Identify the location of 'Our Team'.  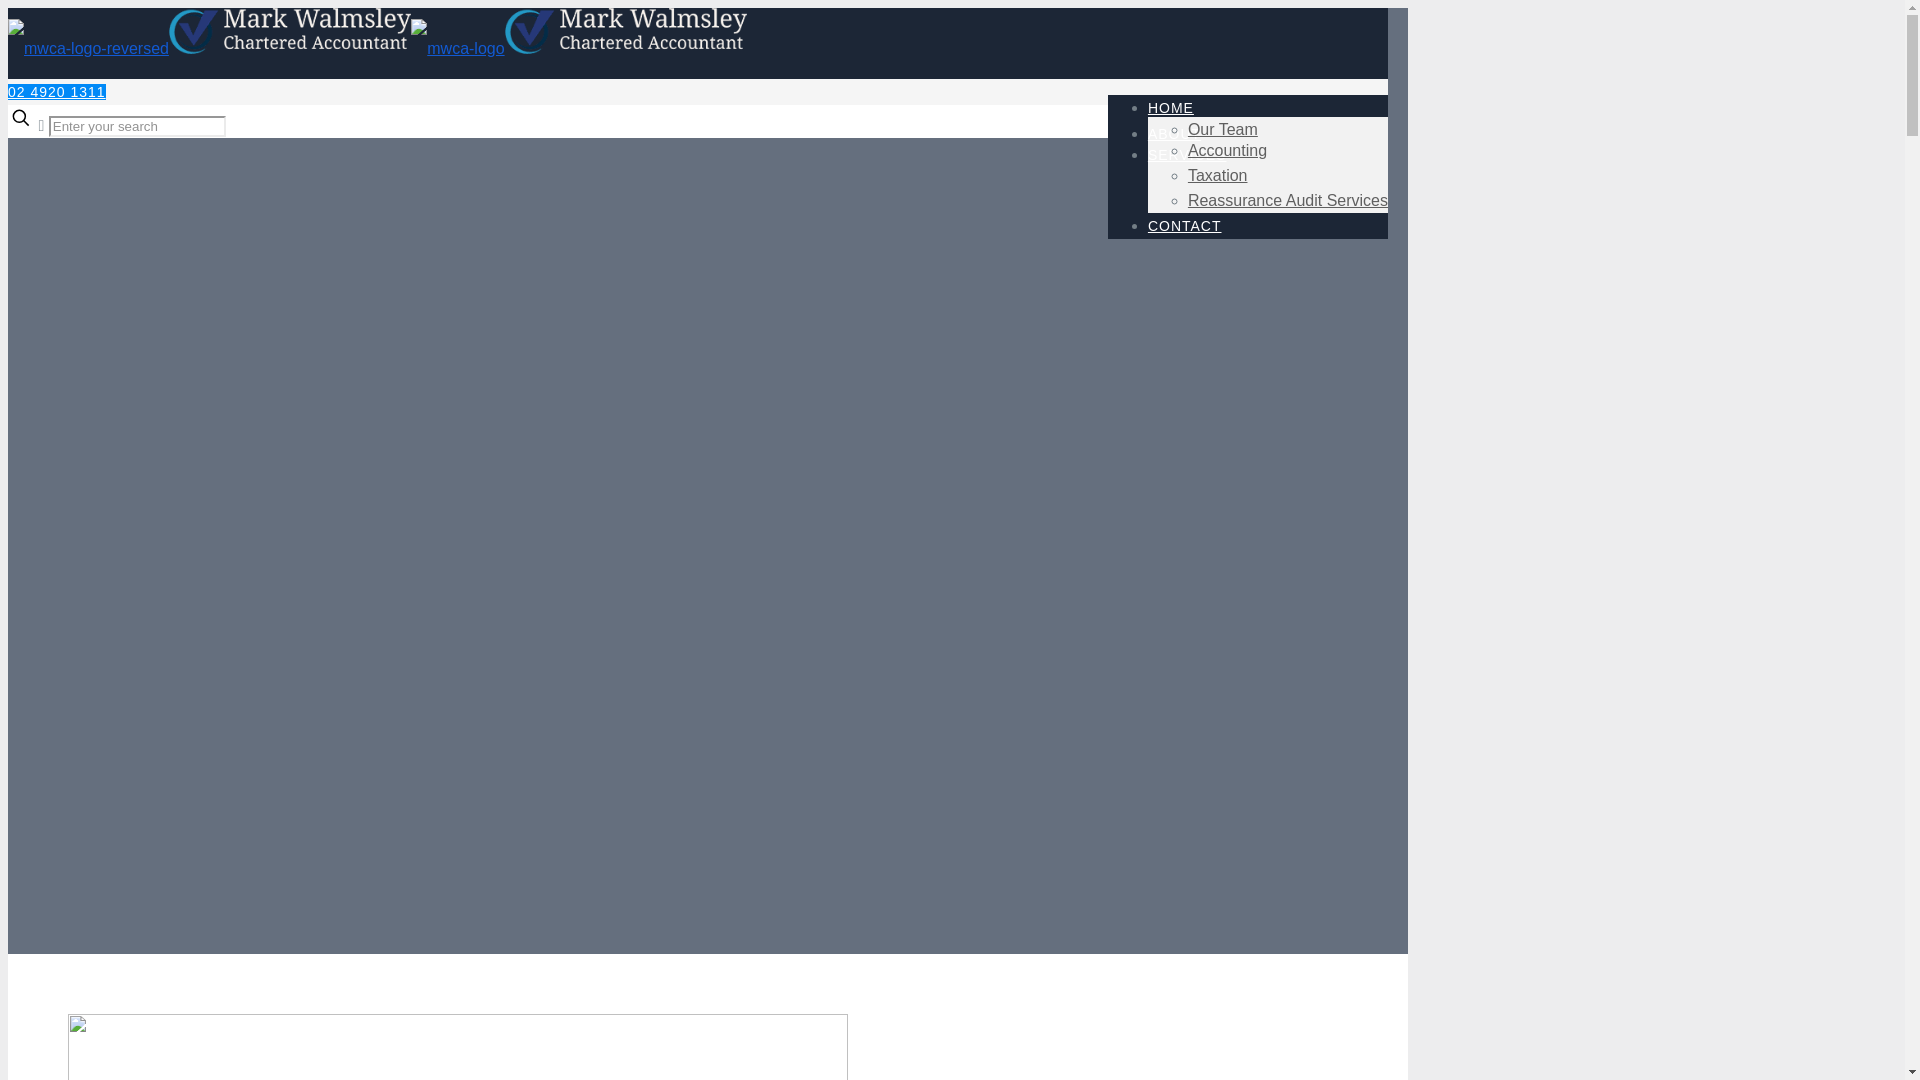
(1188, 129).